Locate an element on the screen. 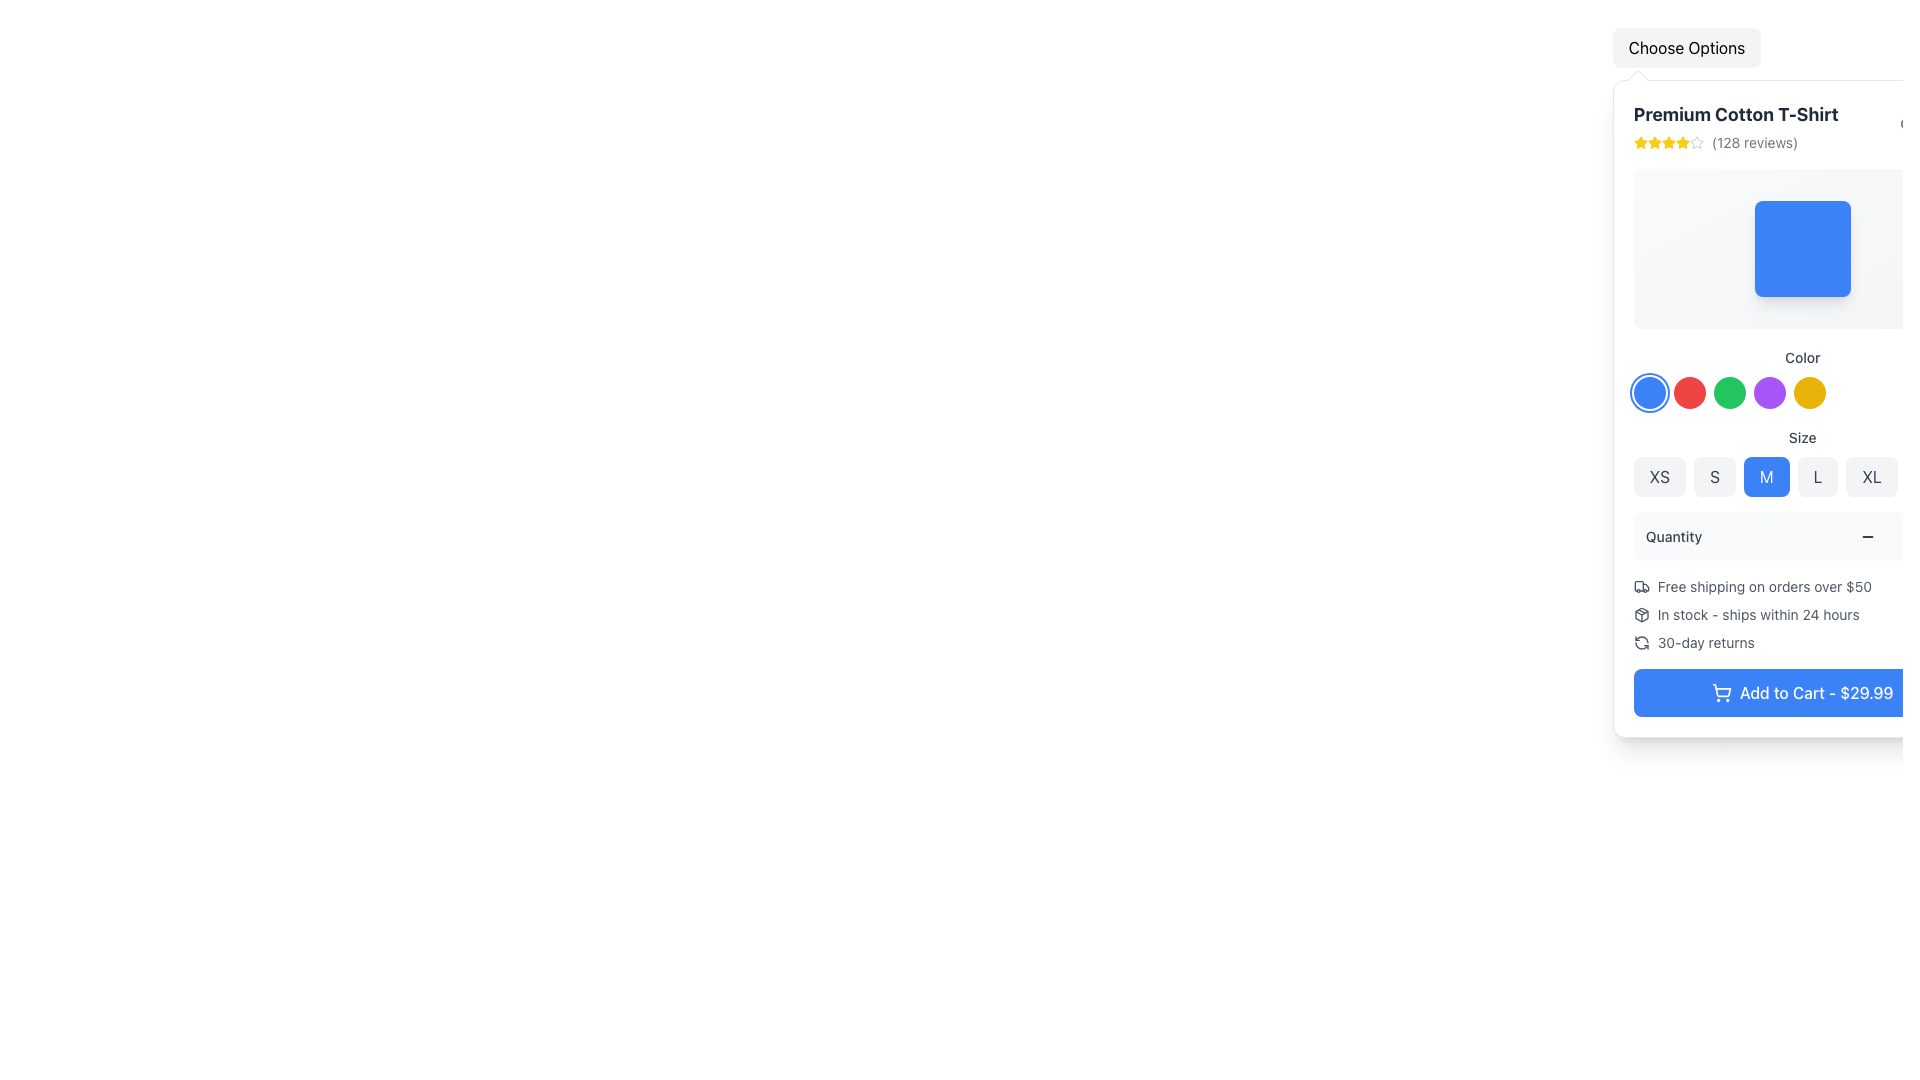  the review count text label located on the top-right section of the interface, adjacent to the star rating component and below the product name 'Premium Cotton T-Shirt' is located at coordinates (1754, 141).